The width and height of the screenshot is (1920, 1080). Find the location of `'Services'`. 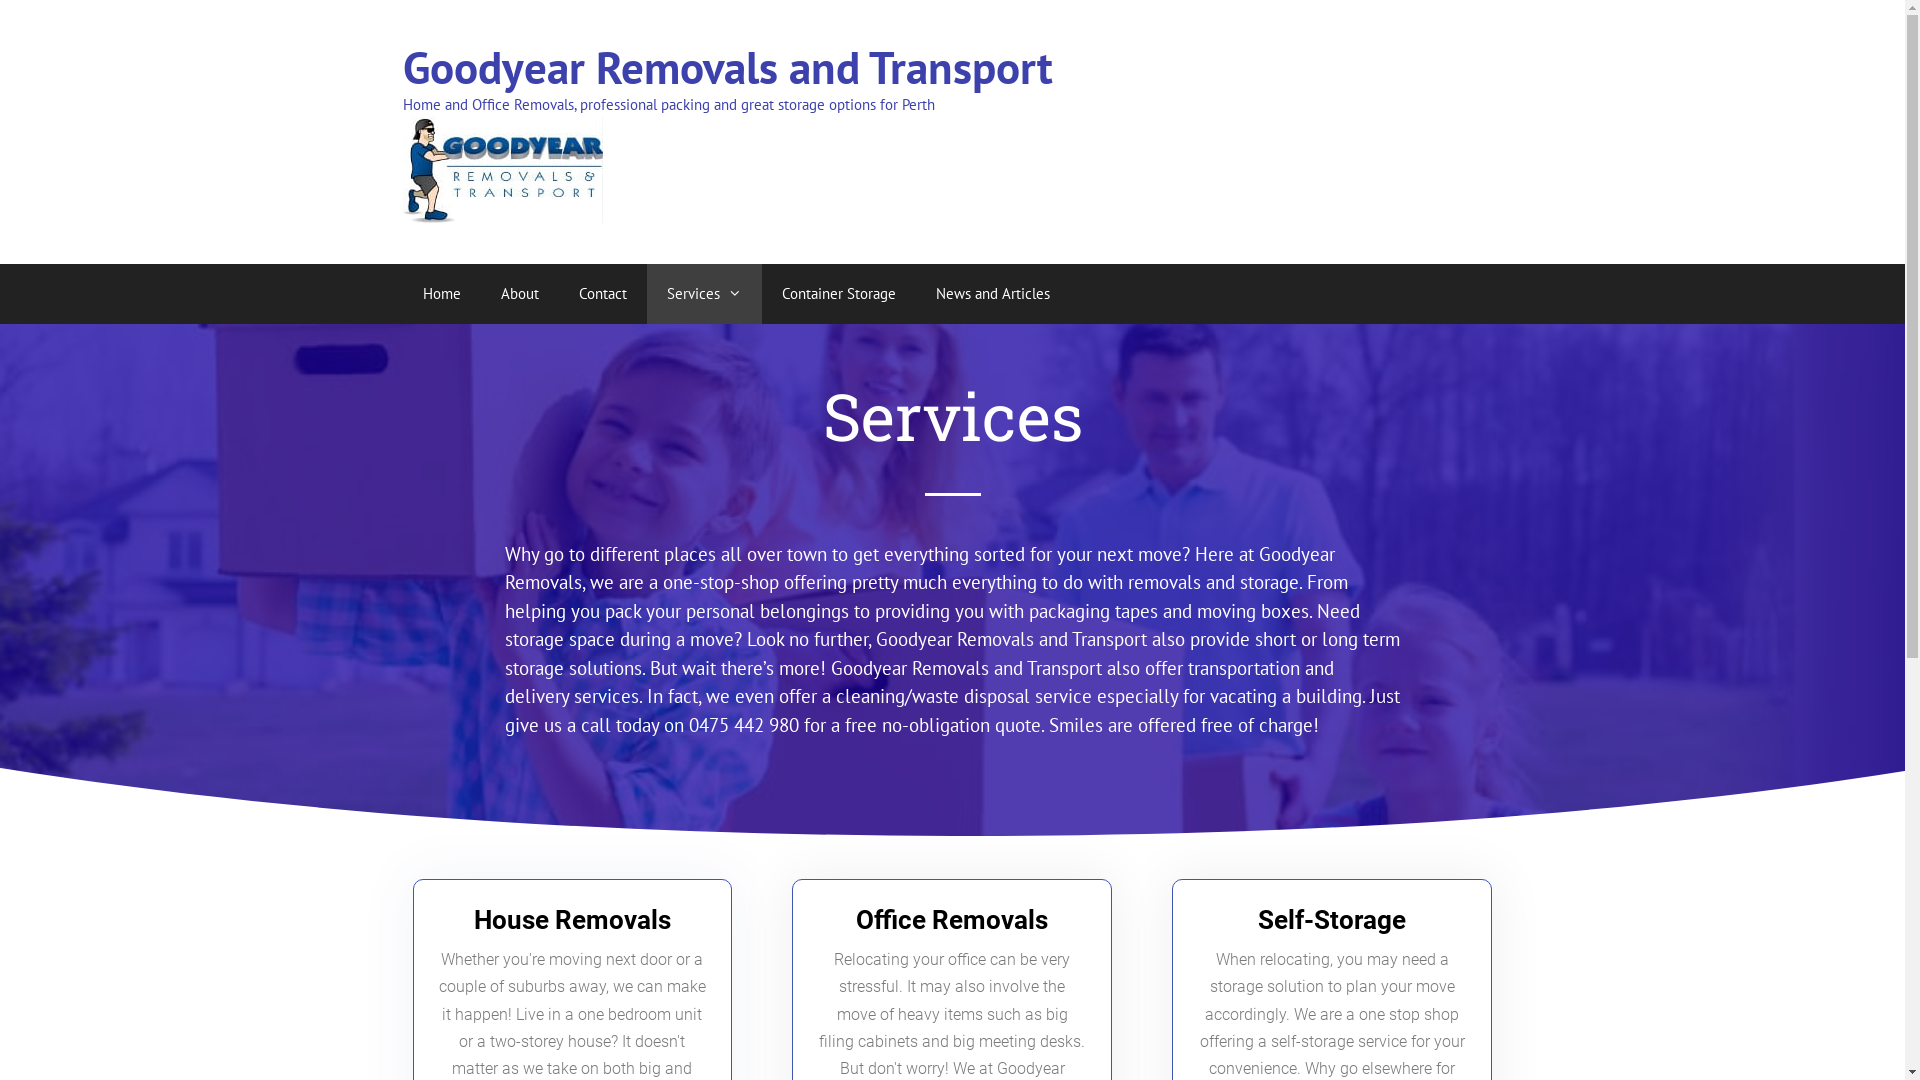

'Services' is located at coordinates (703, 293).